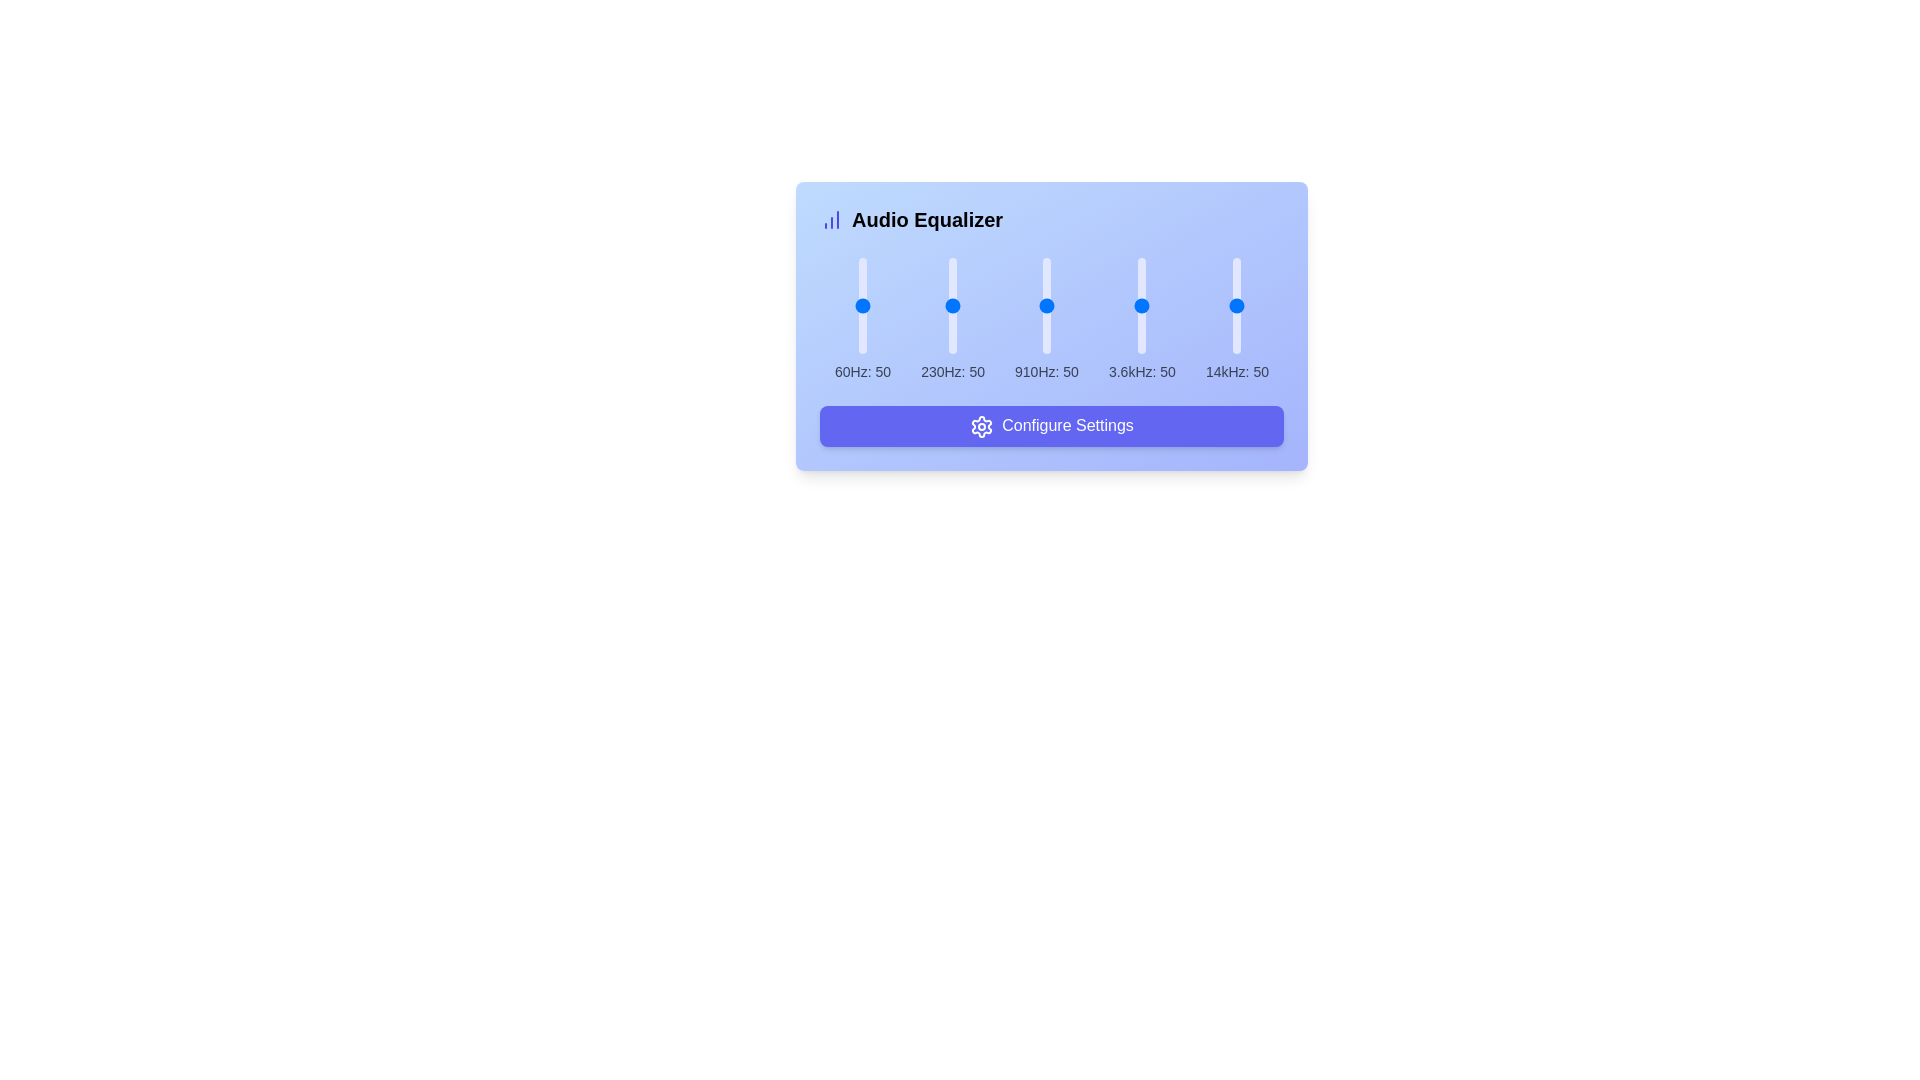 The width and height of the screenshot is (1920, 1080). Describe the element at coordinates (1142, 259) in the screenshot. I see `the 3.6kHz slider` at that location.